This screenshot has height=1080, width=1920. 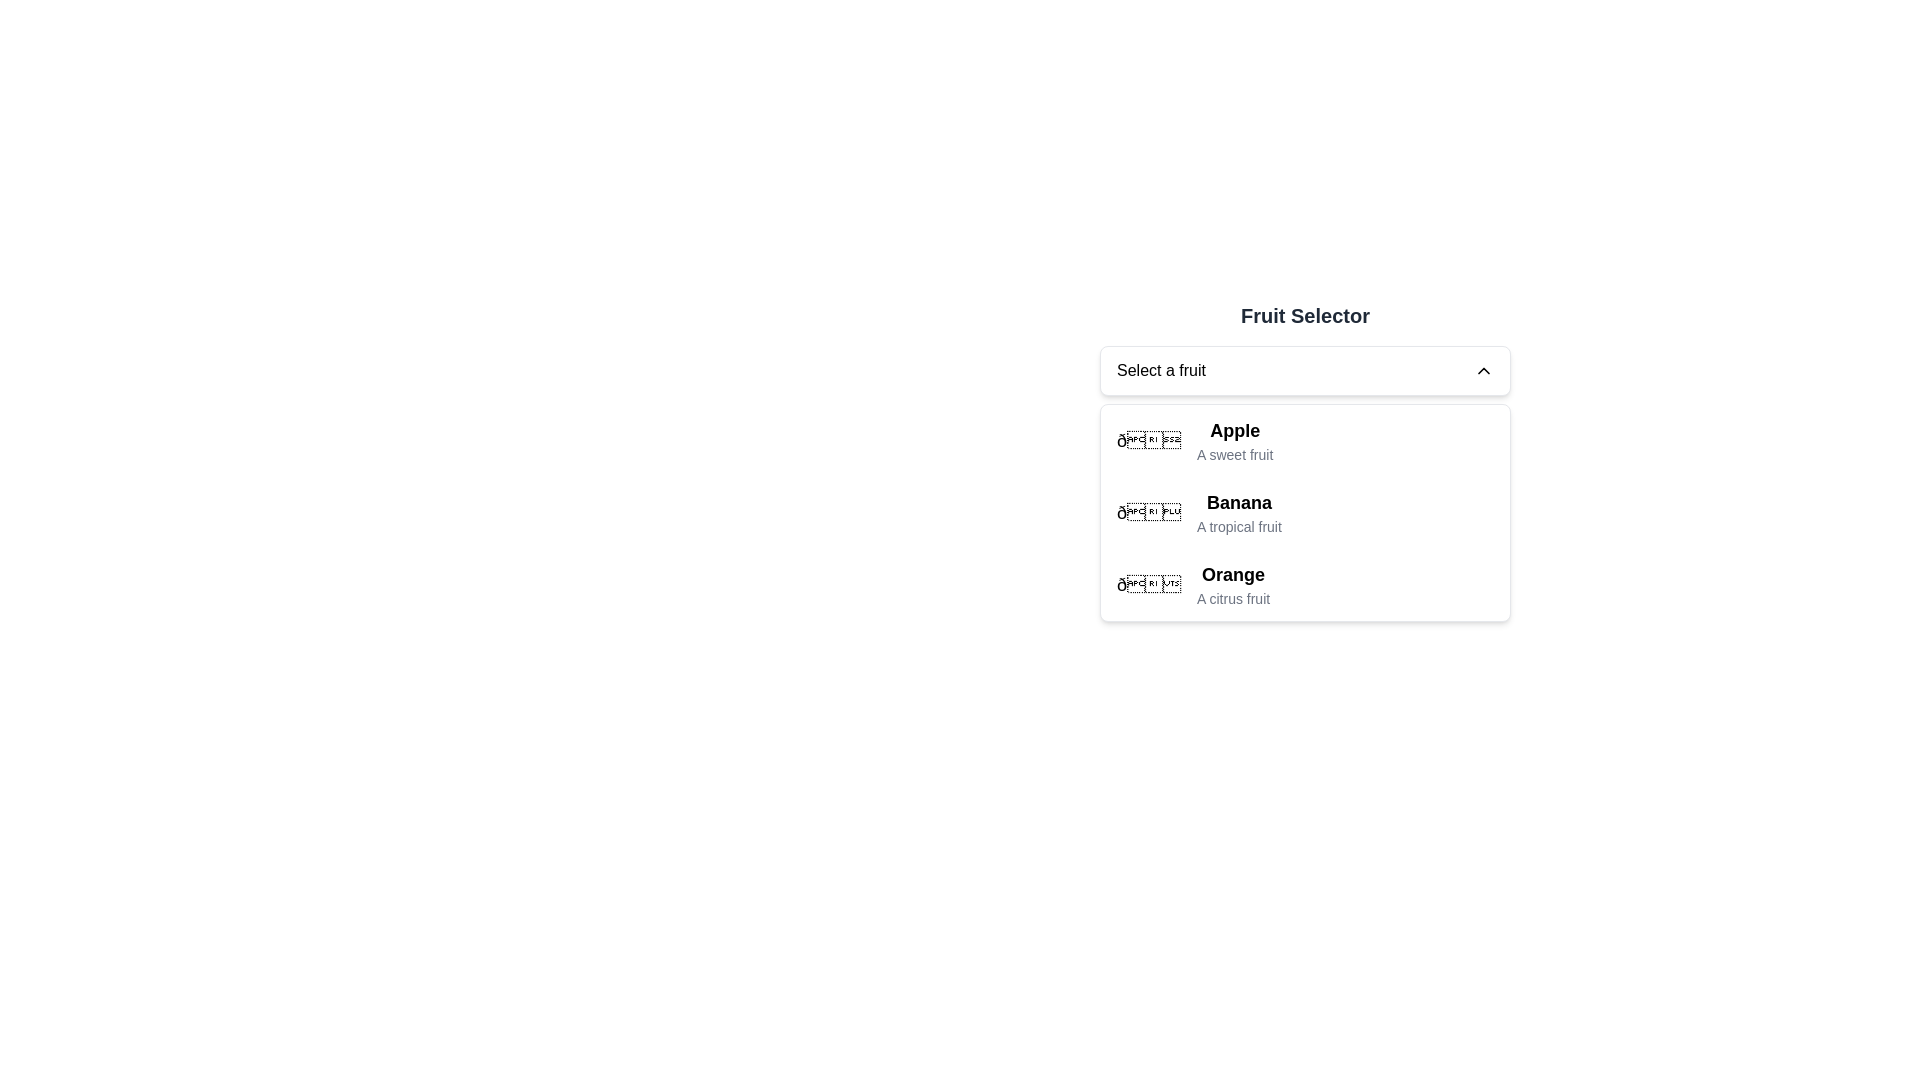 What do you see at coordinates (1232, 597) in the screenshot?
I see `the text label displaying 'A citrus fruit', which is styled in a smaller gray font and located below the bold text 'Orange' in the dropdown list` at bounding box center [1232, 597].